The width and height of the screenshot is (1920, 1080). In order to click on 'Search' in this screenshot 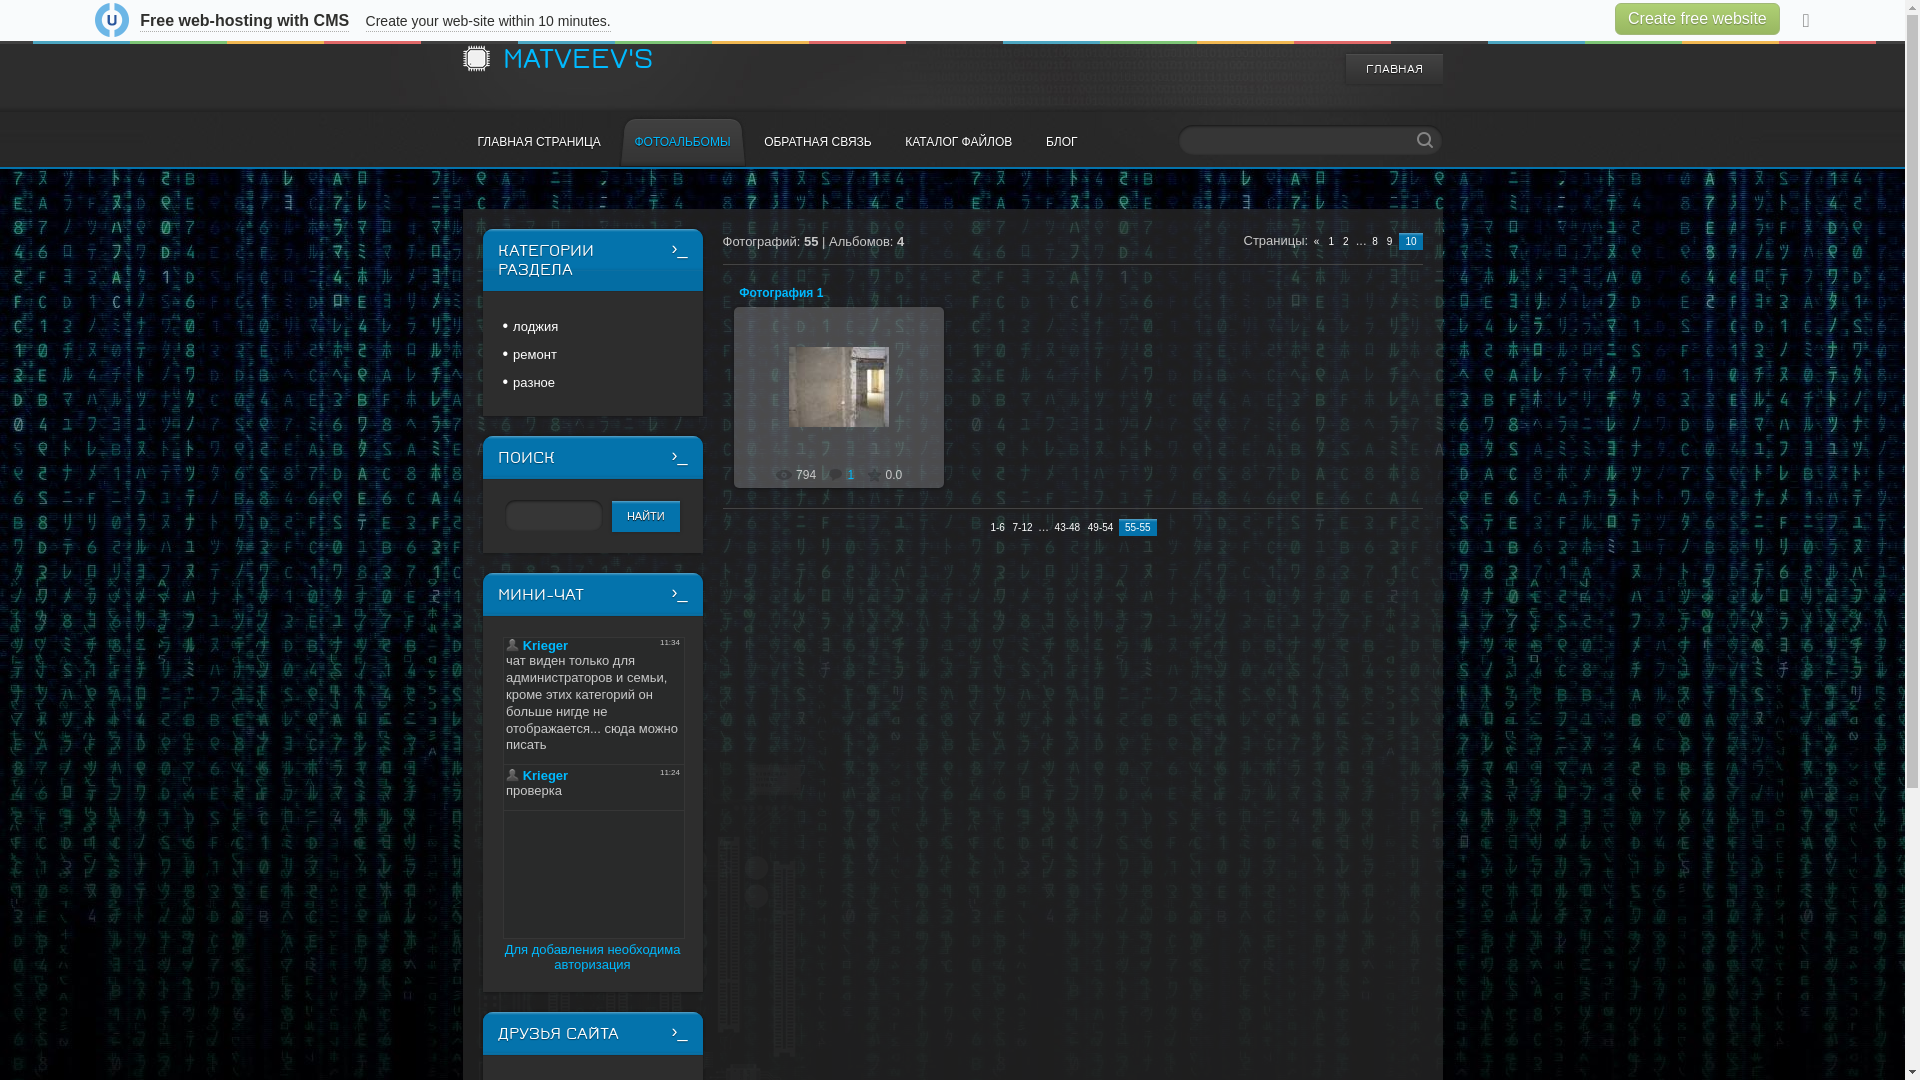, I will do `click(1423, 138)`.